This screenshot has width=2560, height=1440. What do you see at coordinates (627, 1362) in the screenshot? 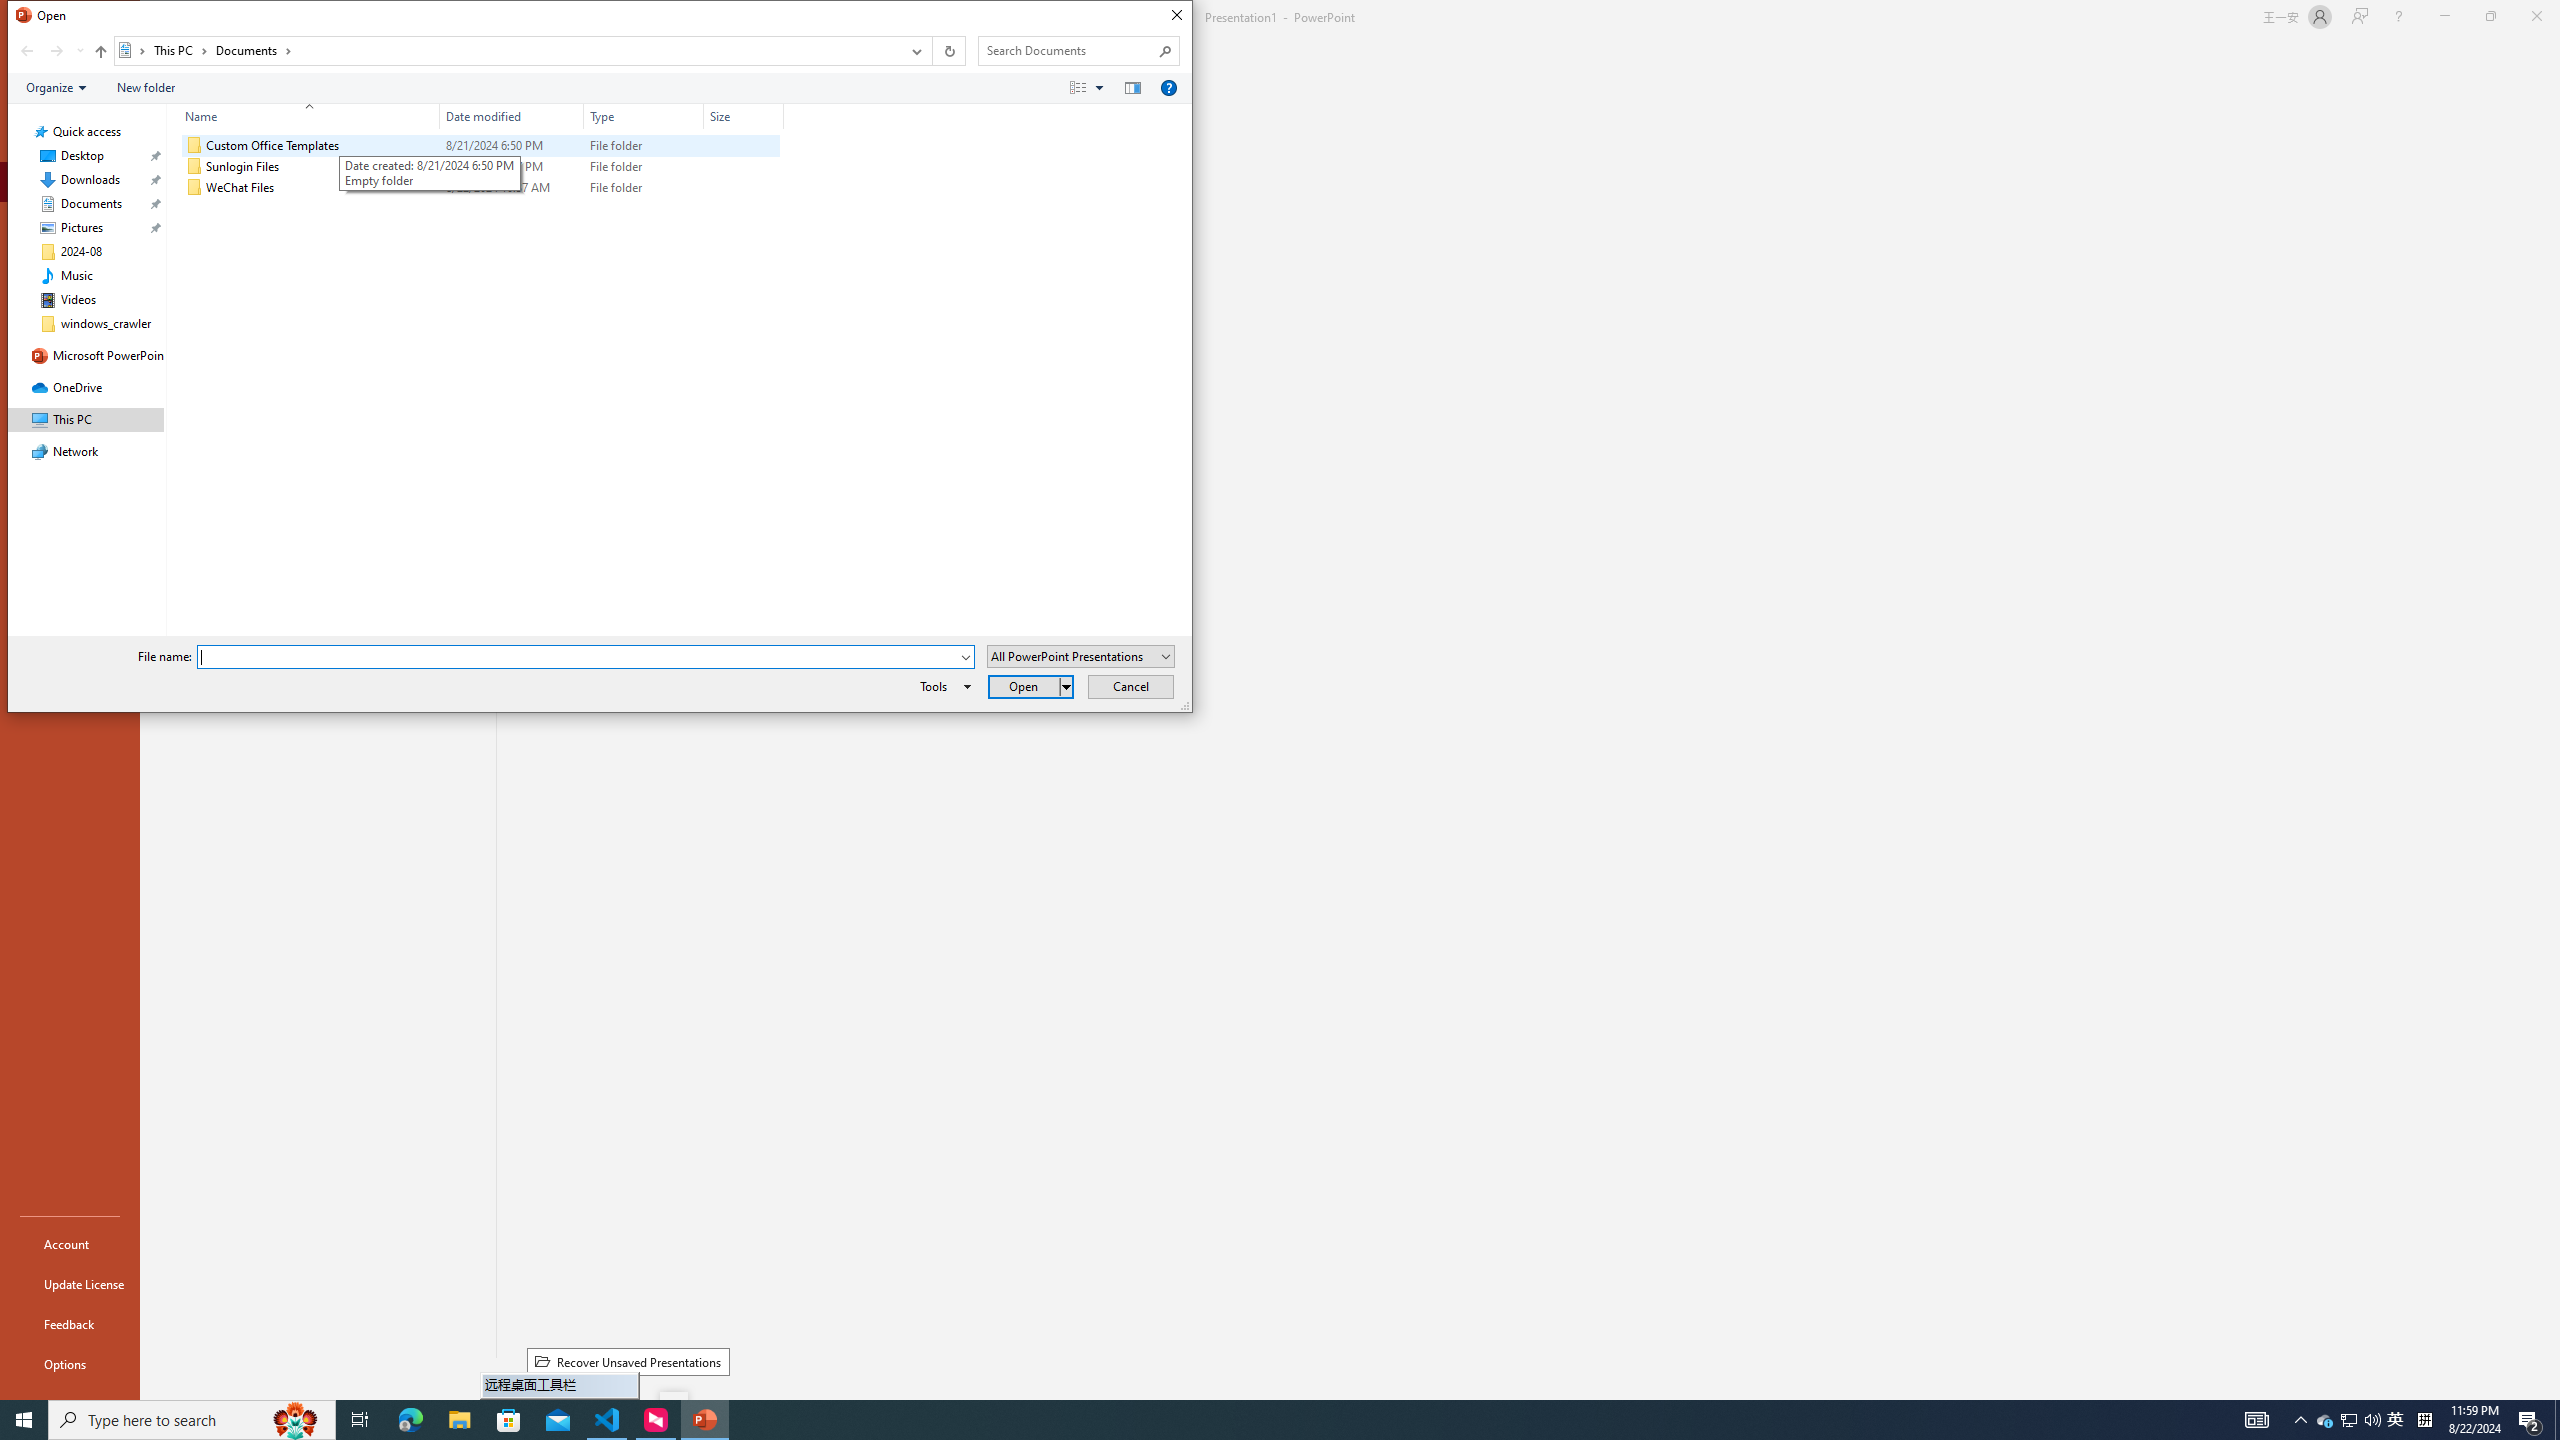
I see `'Recover Unsaved Presentations'` at bounding box center [627, 1362].